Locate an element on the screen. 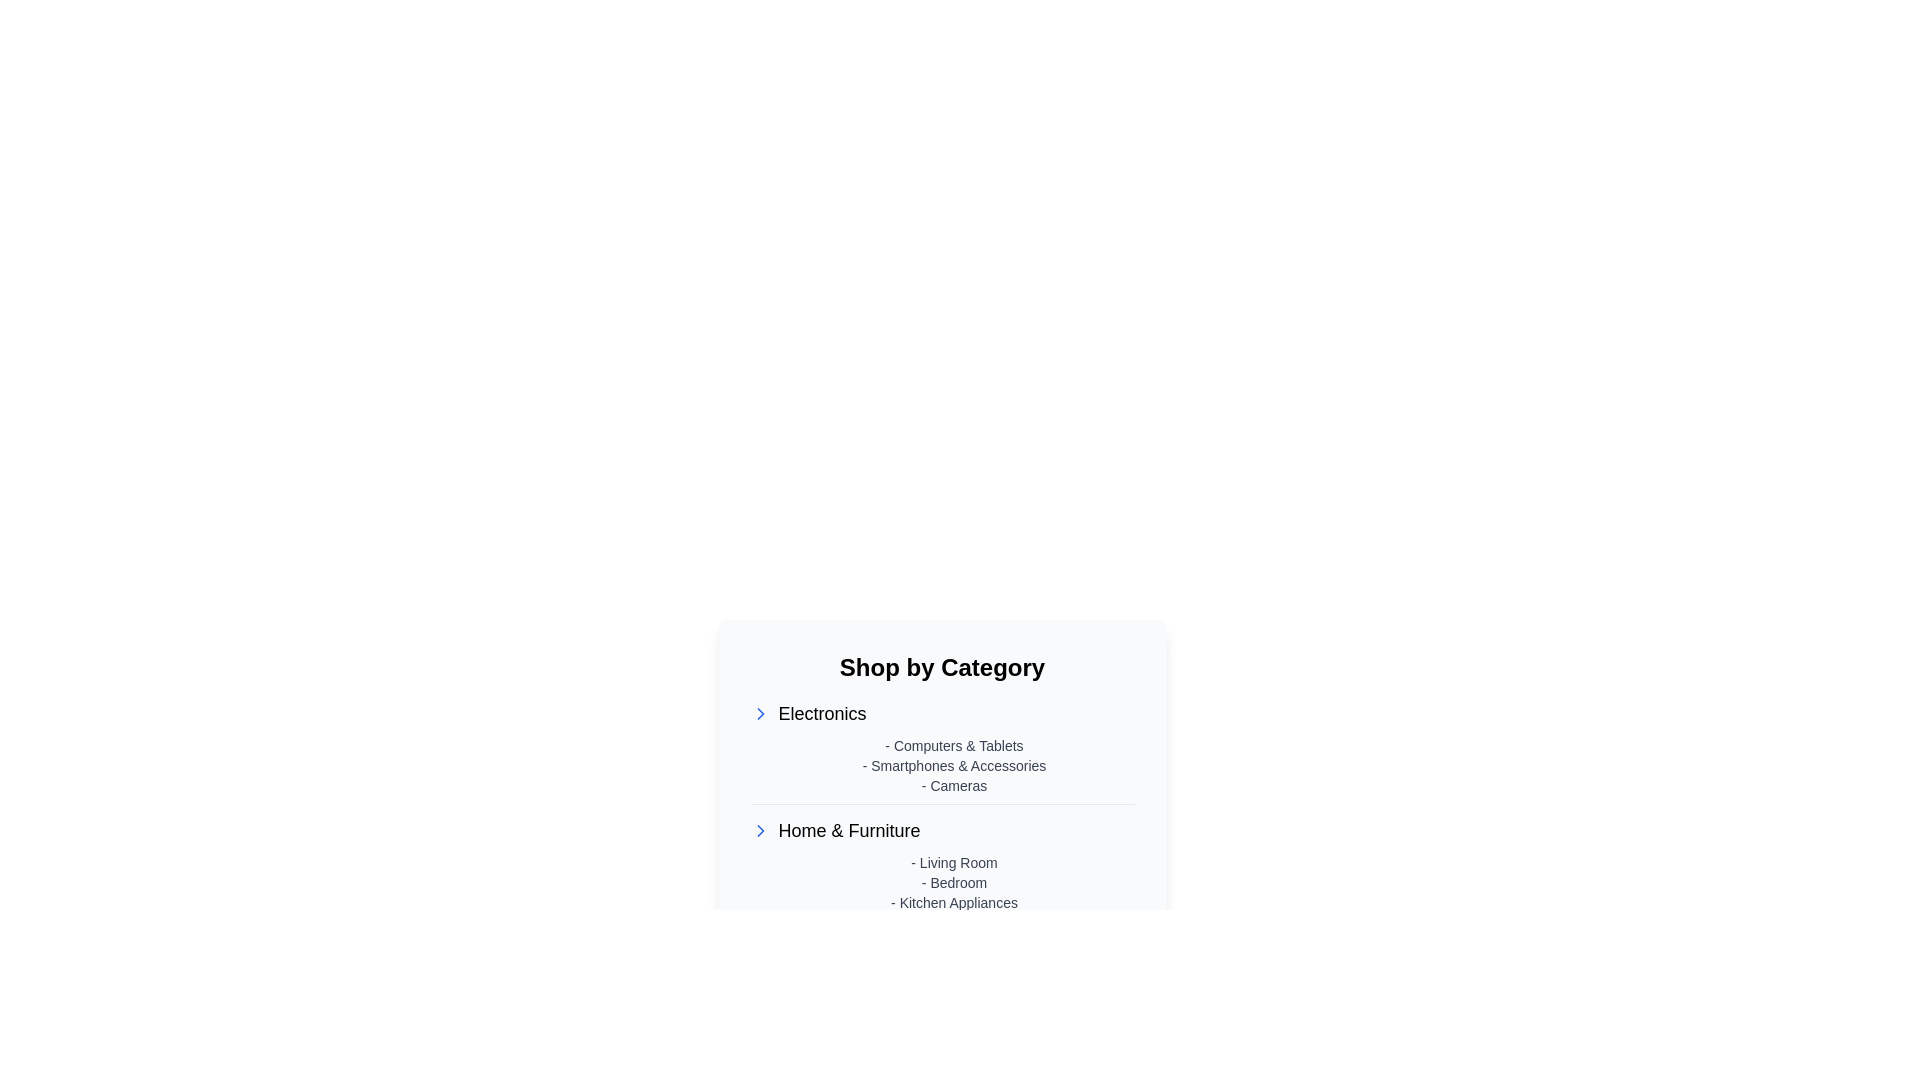 This screenshot has width=1920, height=1080. the static text label that is the second item in the 'Electronics' category, positioned between '- Computers & Tablets' and '- Cameras' is located at coordinates (953, 765).